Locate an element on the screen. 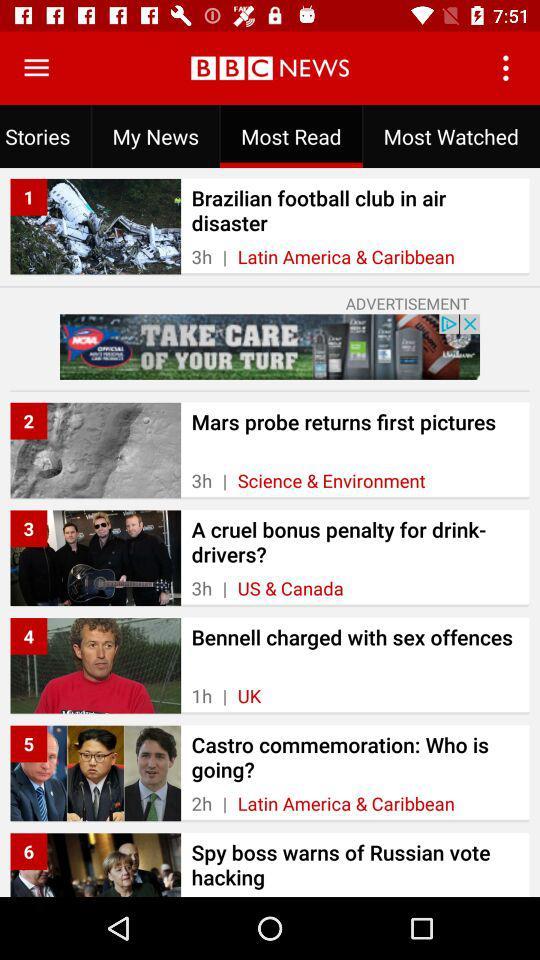 Image resolution: width=540 pixels, height=960 pixels. to advertisement box is located at coordinates (270, 347).